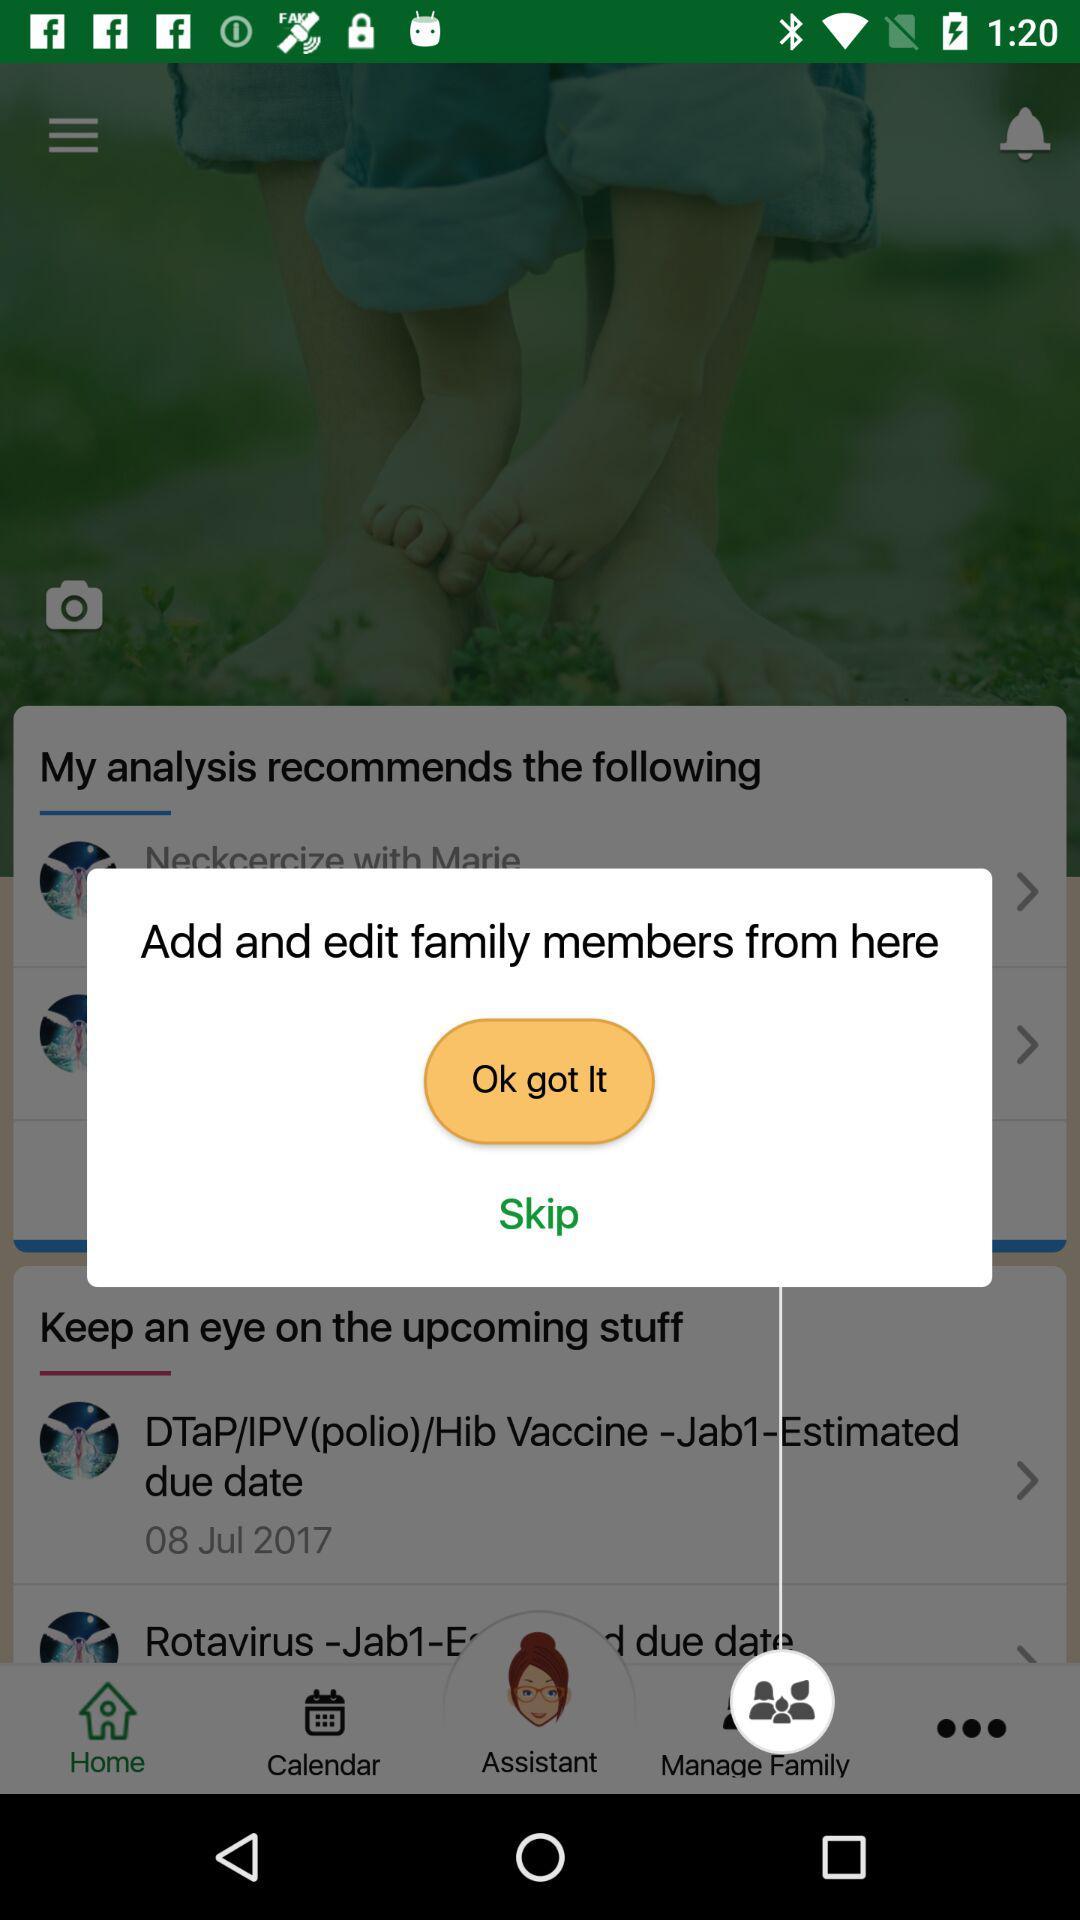 The height and width of the screenshot is (1920, 1080). What do you see at coordinates (538, 1080) in the screenshot?
I see `the icon below the add and edit` at bounding box center [538, 1080].